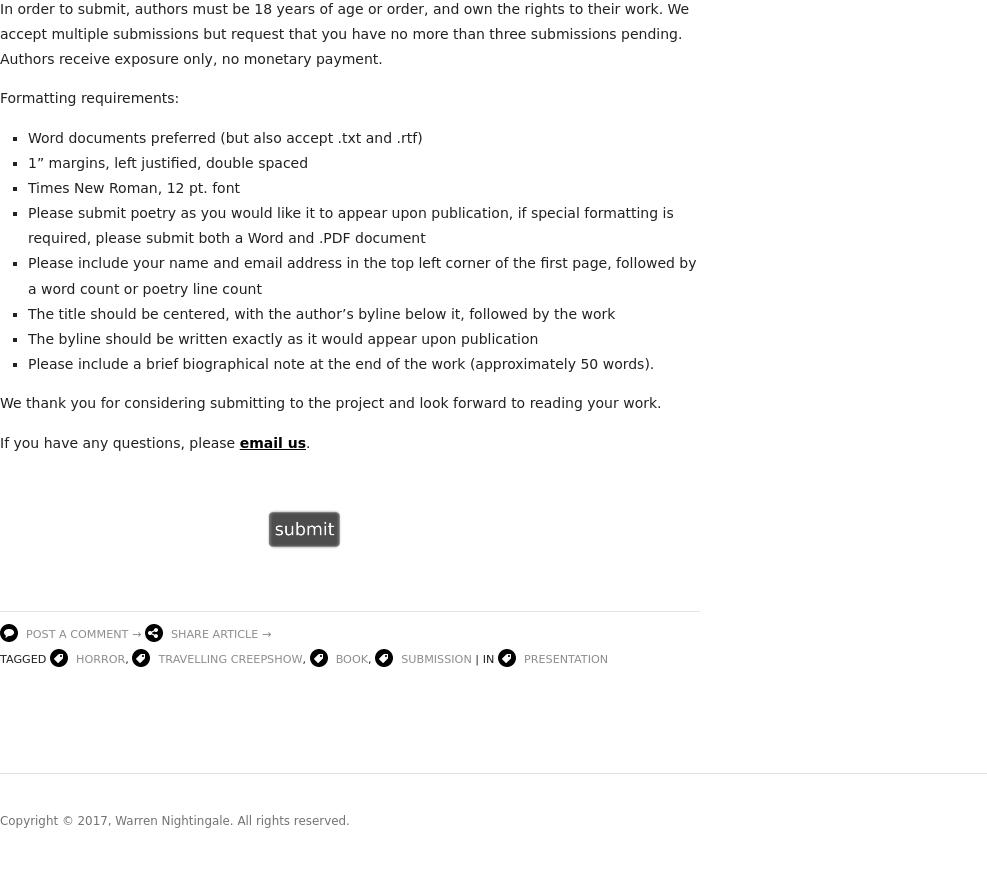 The height and width of the screenshot is (873, 987). What do you see at coordinates (83, 634) in the screenshot?
I see `'Post a Comment →'` at bounding box center [83, 634].